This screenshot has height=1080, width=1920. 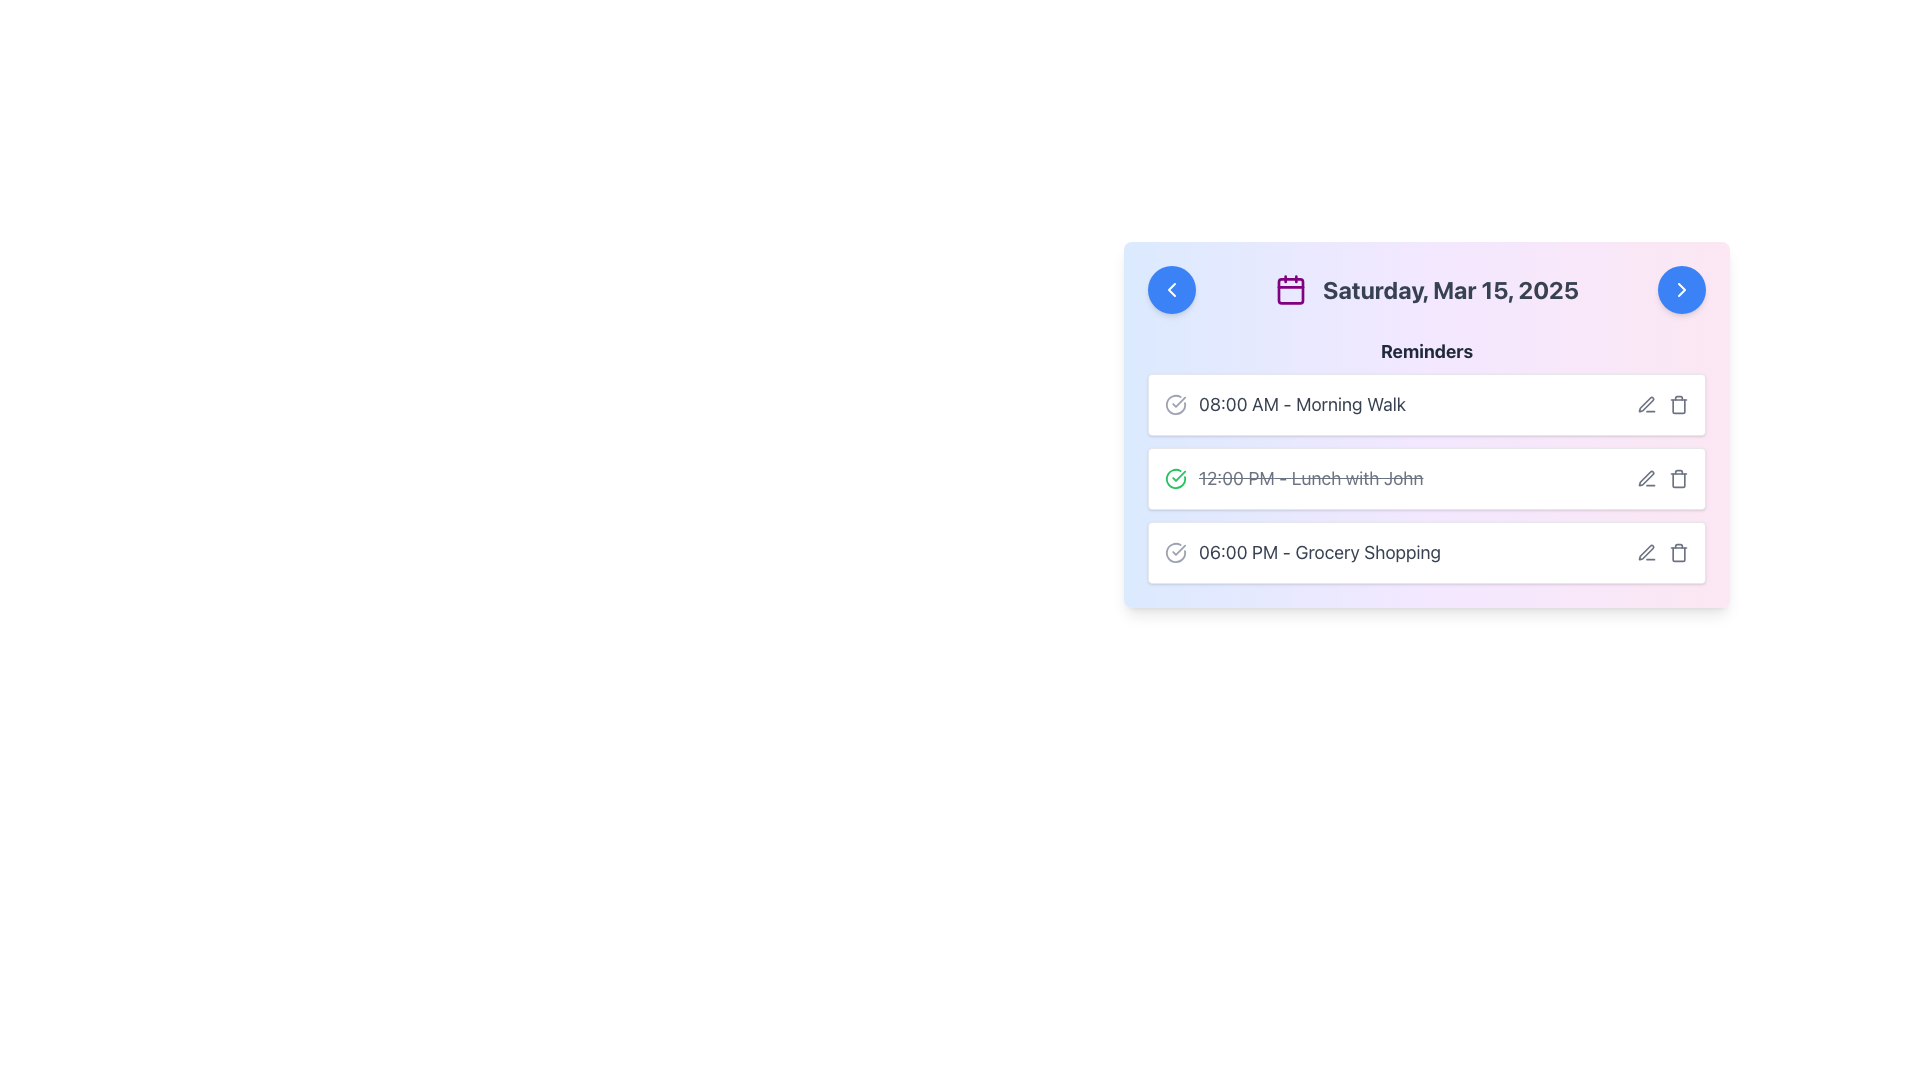 I want to click on the circular blue button with a white left-facing chevron icon to observe the hover effect before the text 'Saturday, Mar 15, 2025', so click(x=1171, y=289).